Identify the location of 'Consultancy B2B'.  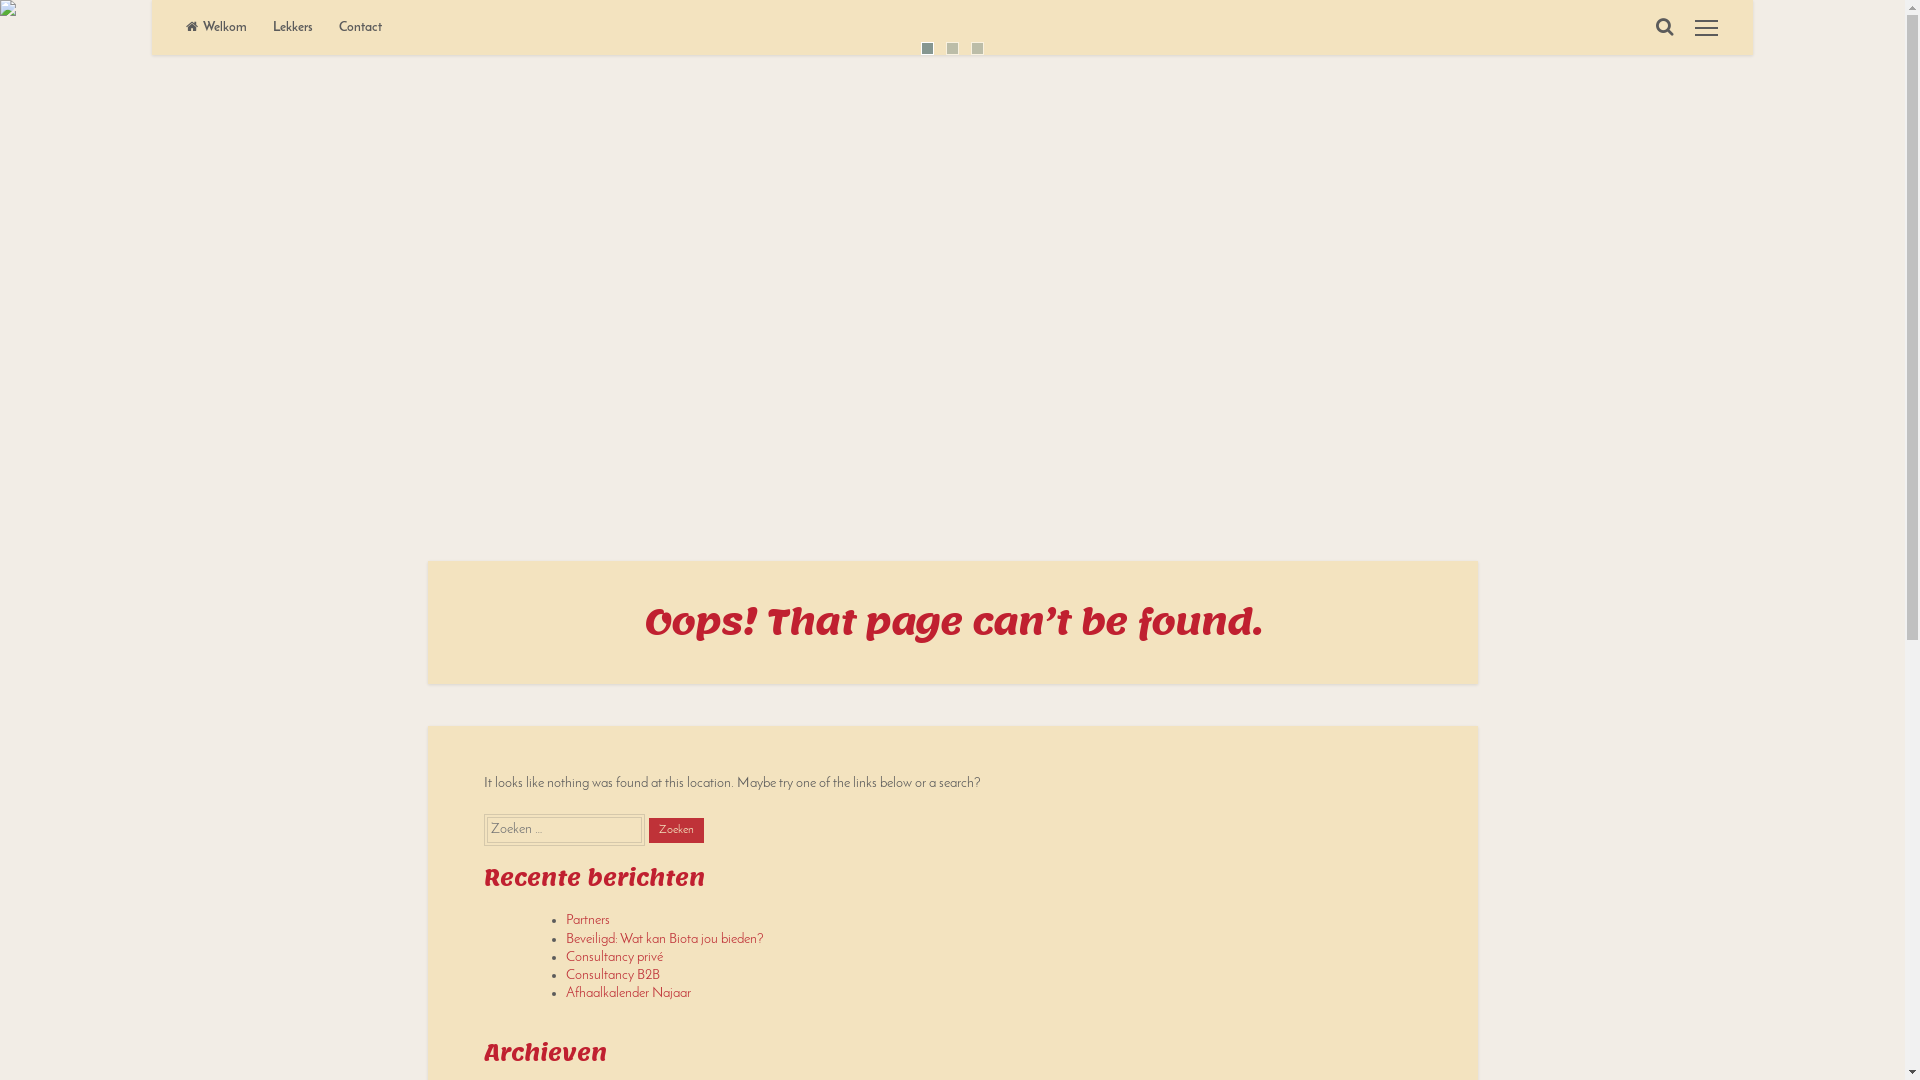
(612, 974).